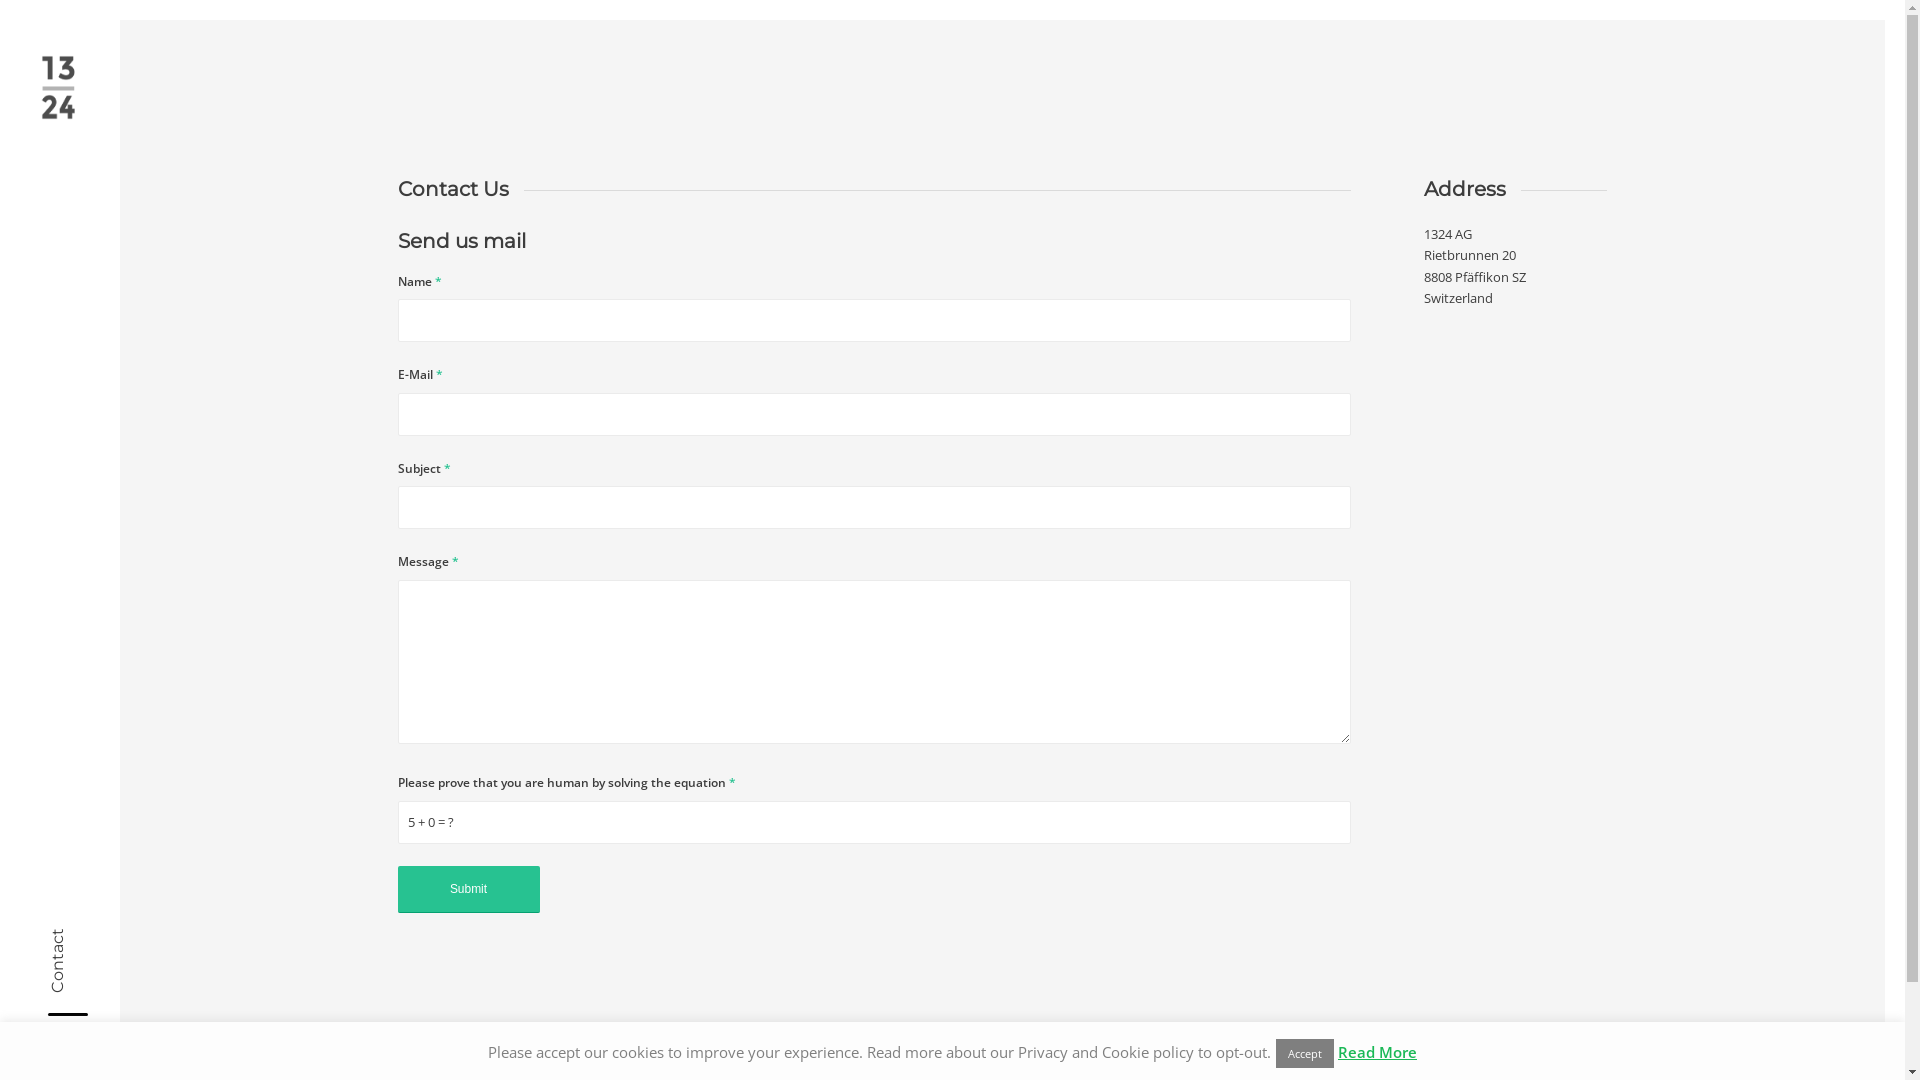 Image resolution: width=1920 pixels, height=1080 pixels. What do you see at coordinates (1305, 1052) in the screenshot?
I see `'Accept'` at bounding box center [1305, 1052].